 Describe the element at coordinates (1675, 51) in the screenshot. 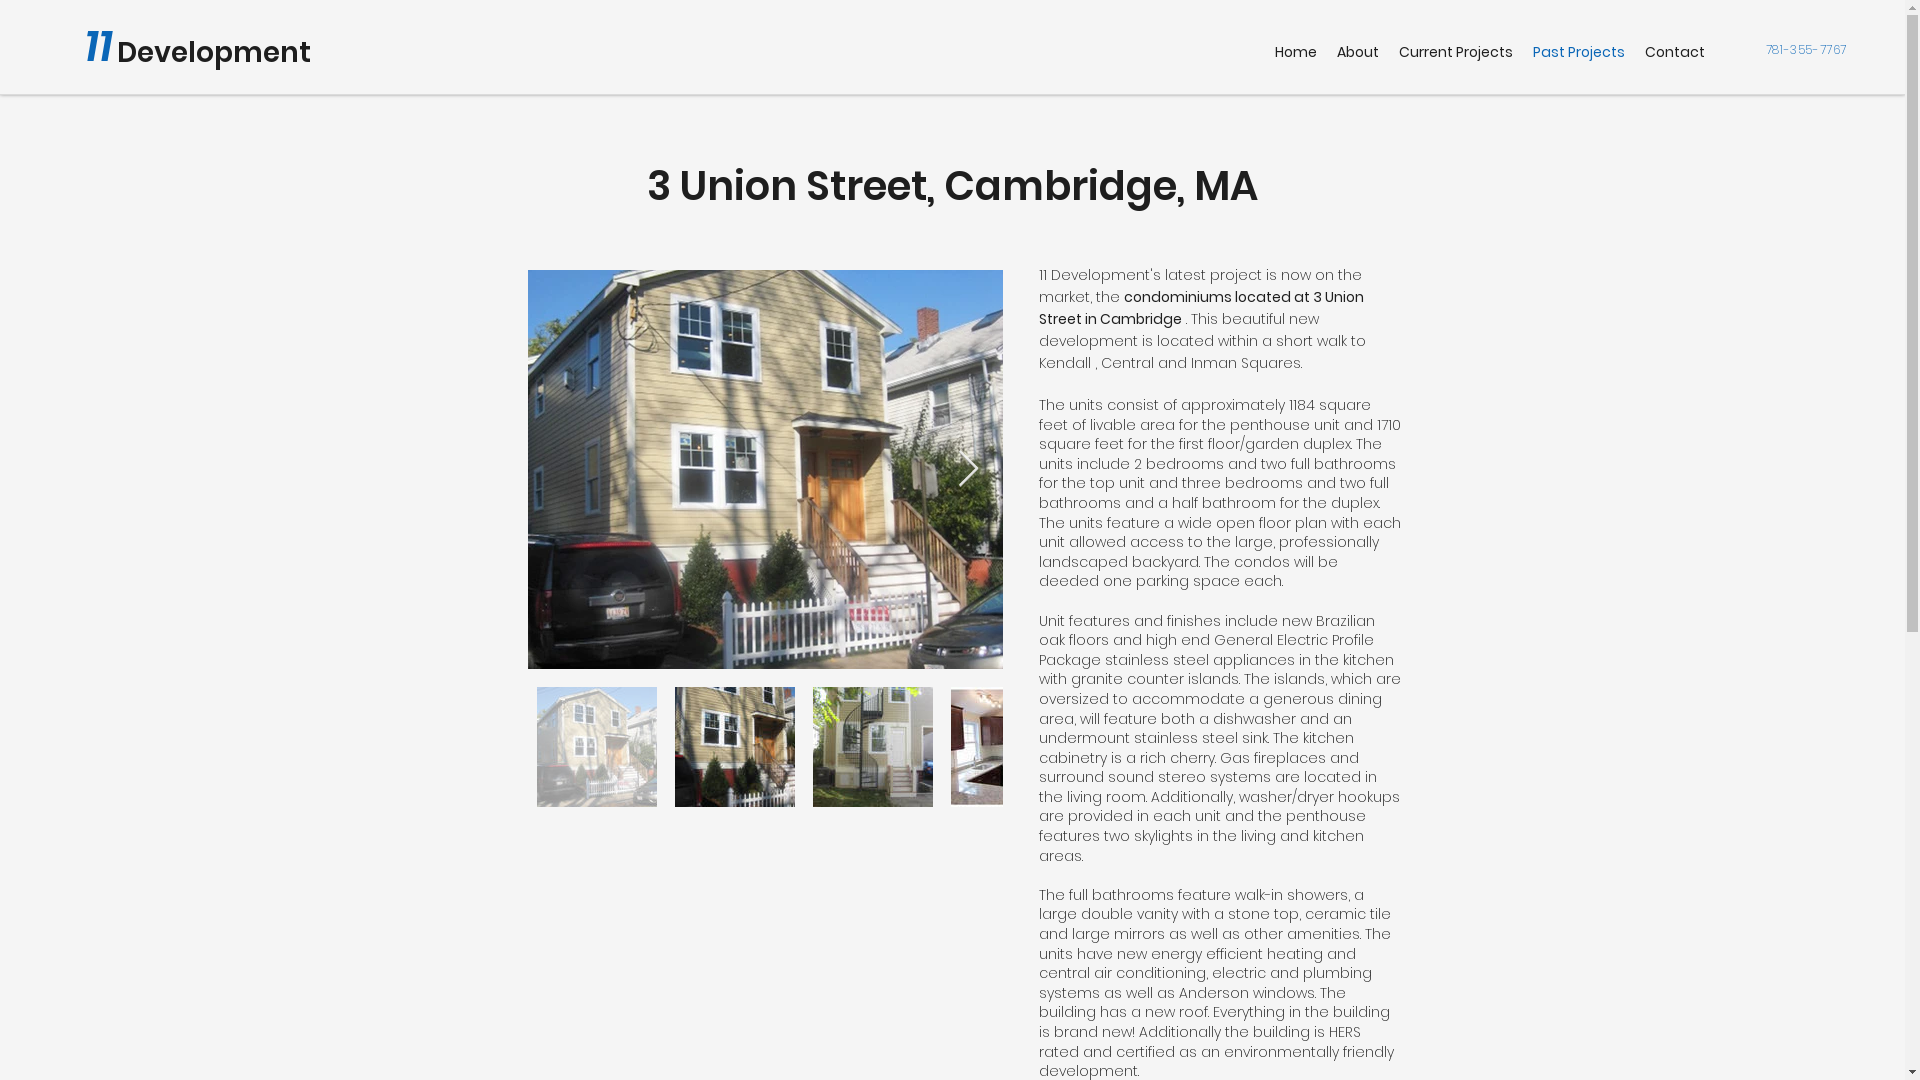

I see `'Contact'` at that location.